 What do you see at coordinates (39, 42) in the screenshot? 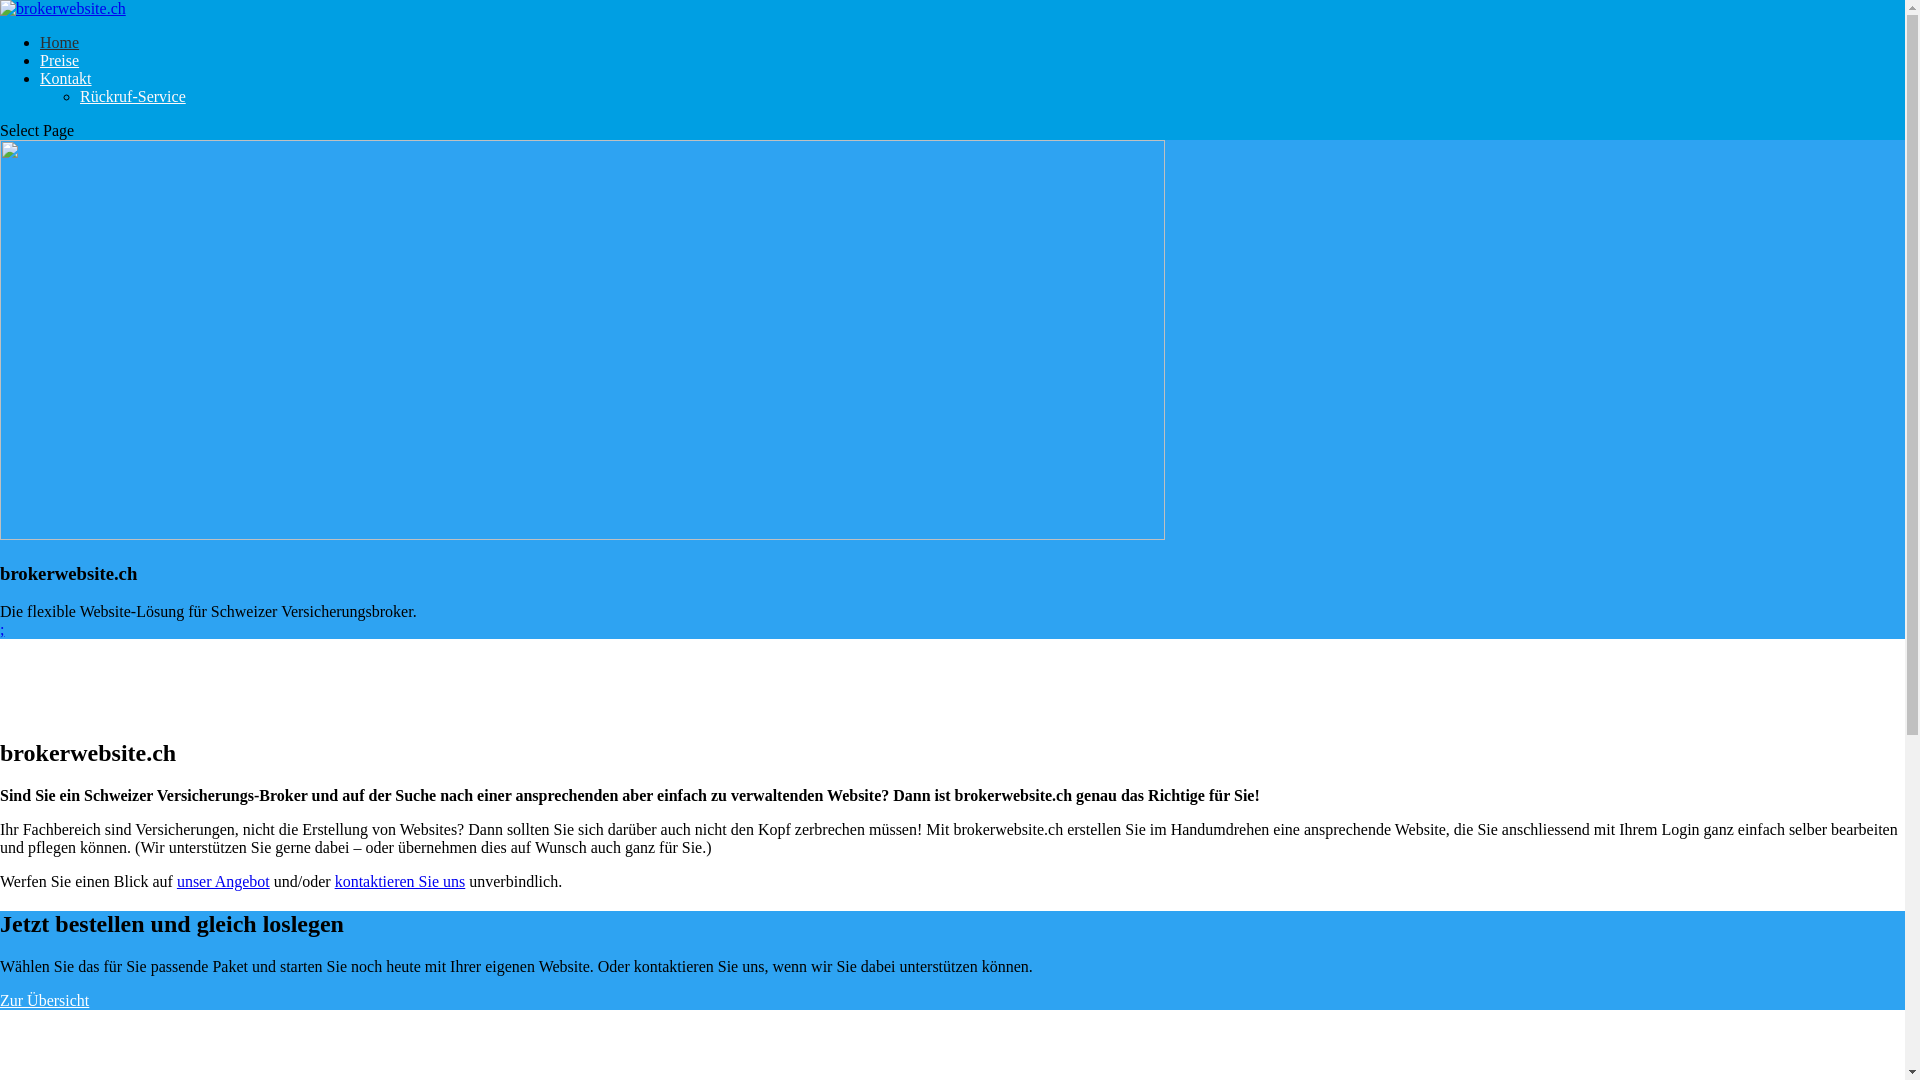
I see `'Home'` at bounding box center [39, 42].